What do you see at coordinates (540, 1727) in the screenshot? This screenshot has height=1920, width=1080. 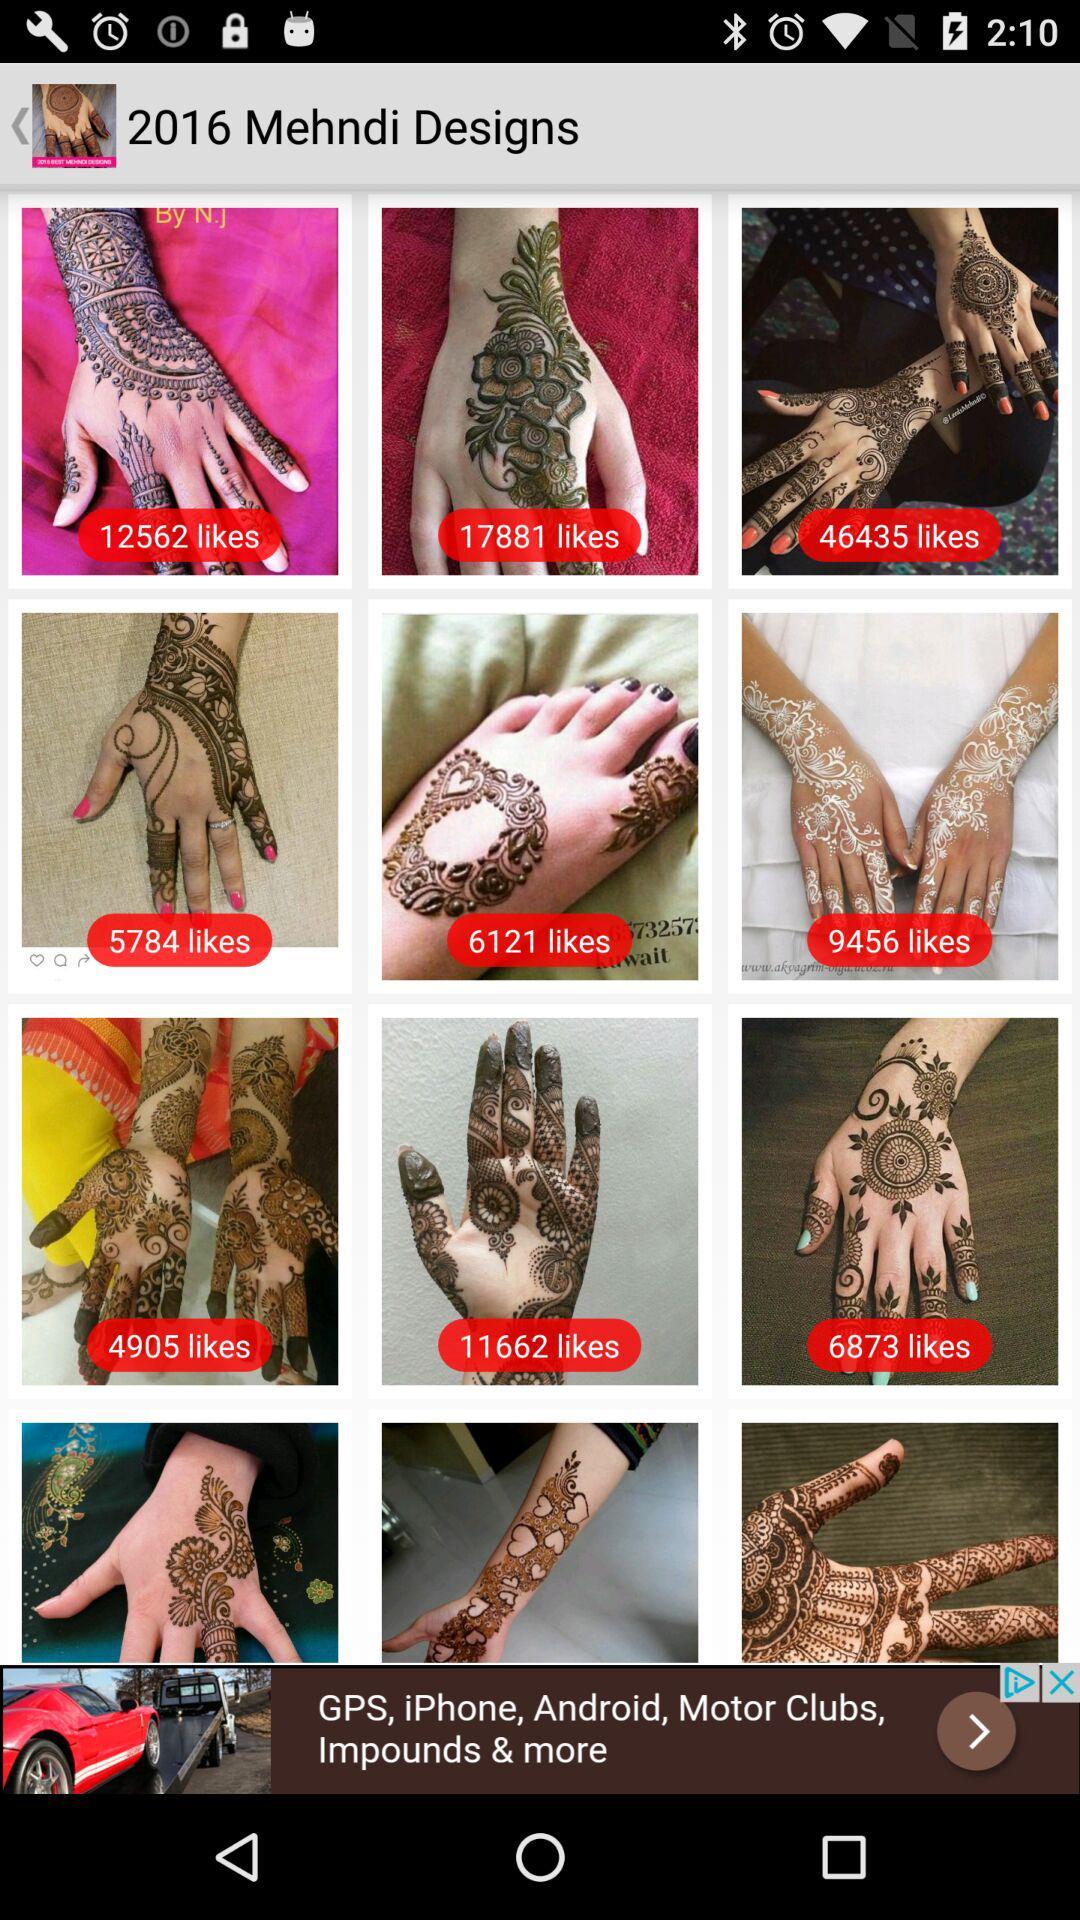 I see `space where you access advertising` at bounding box center [540, 1727].